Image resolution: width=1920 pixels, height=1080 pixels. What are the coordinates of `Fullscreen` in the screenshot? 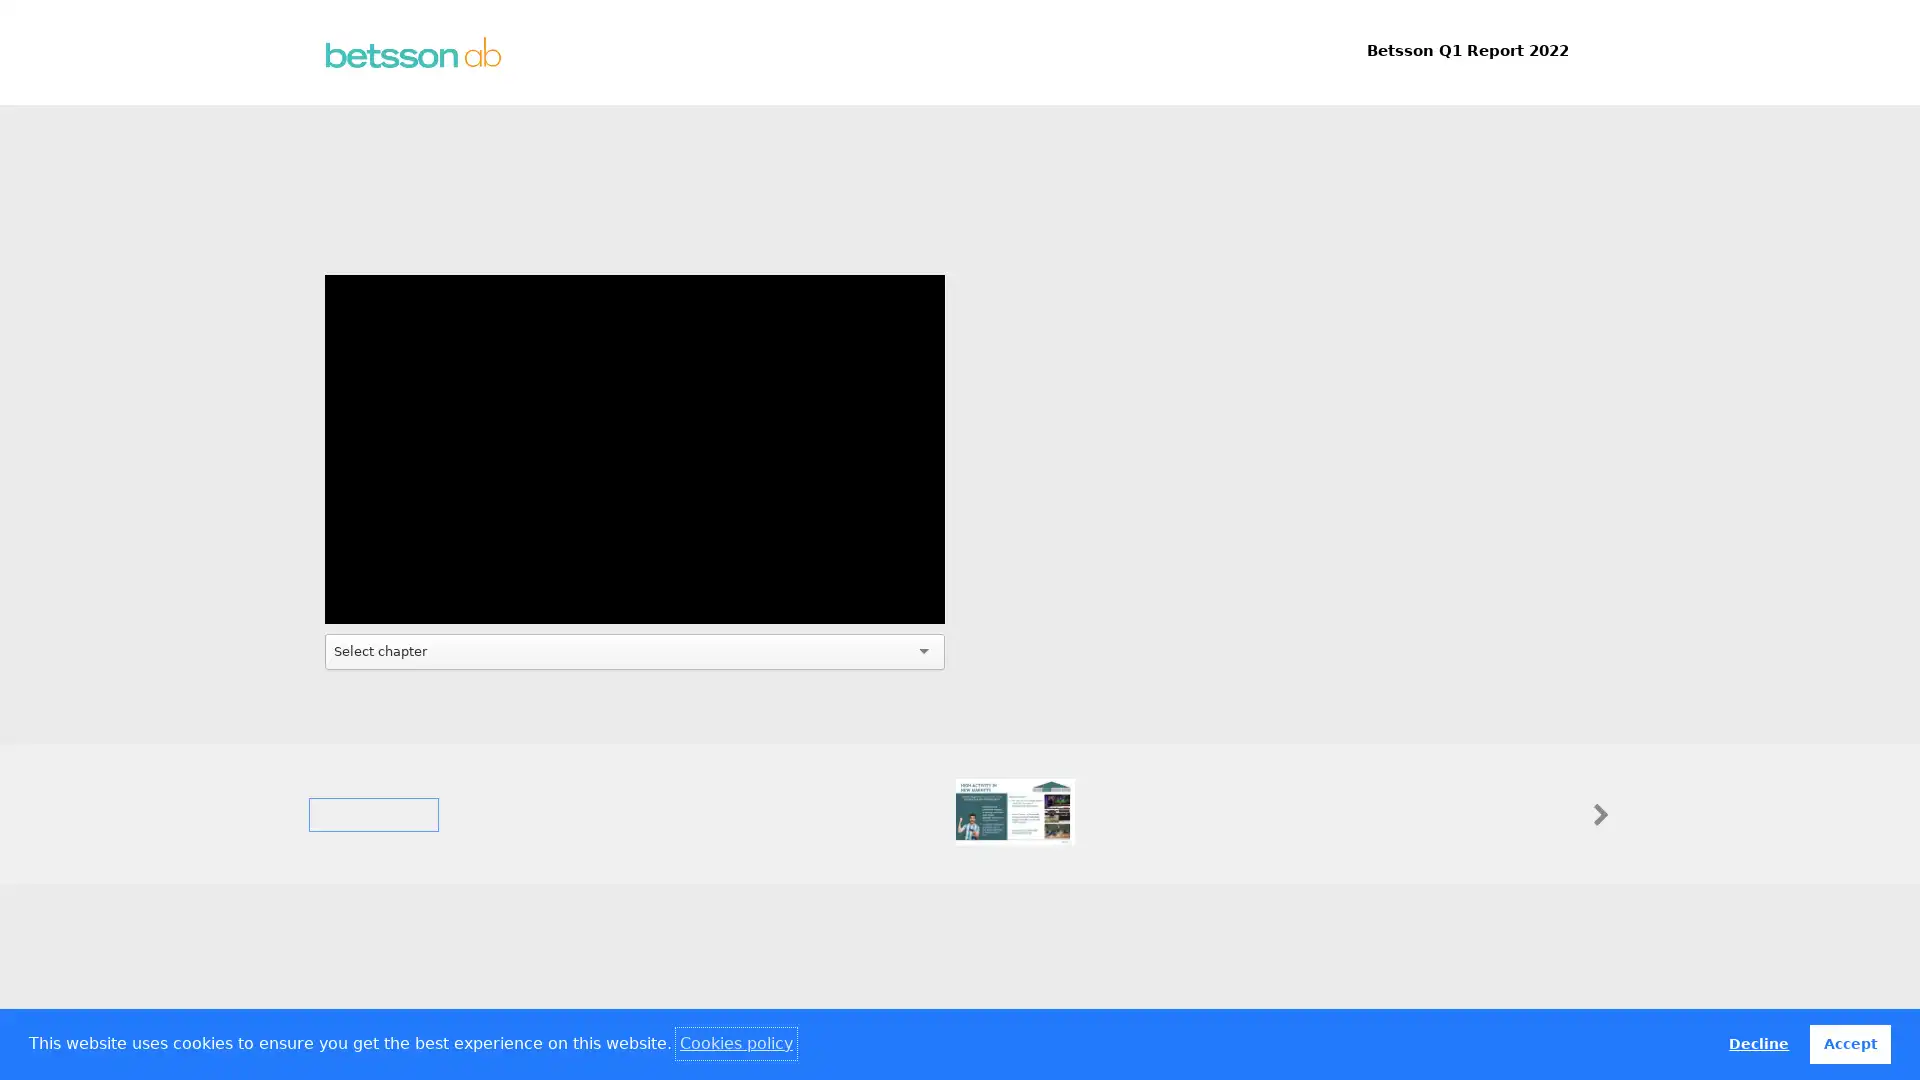 It's located at (912, 592).